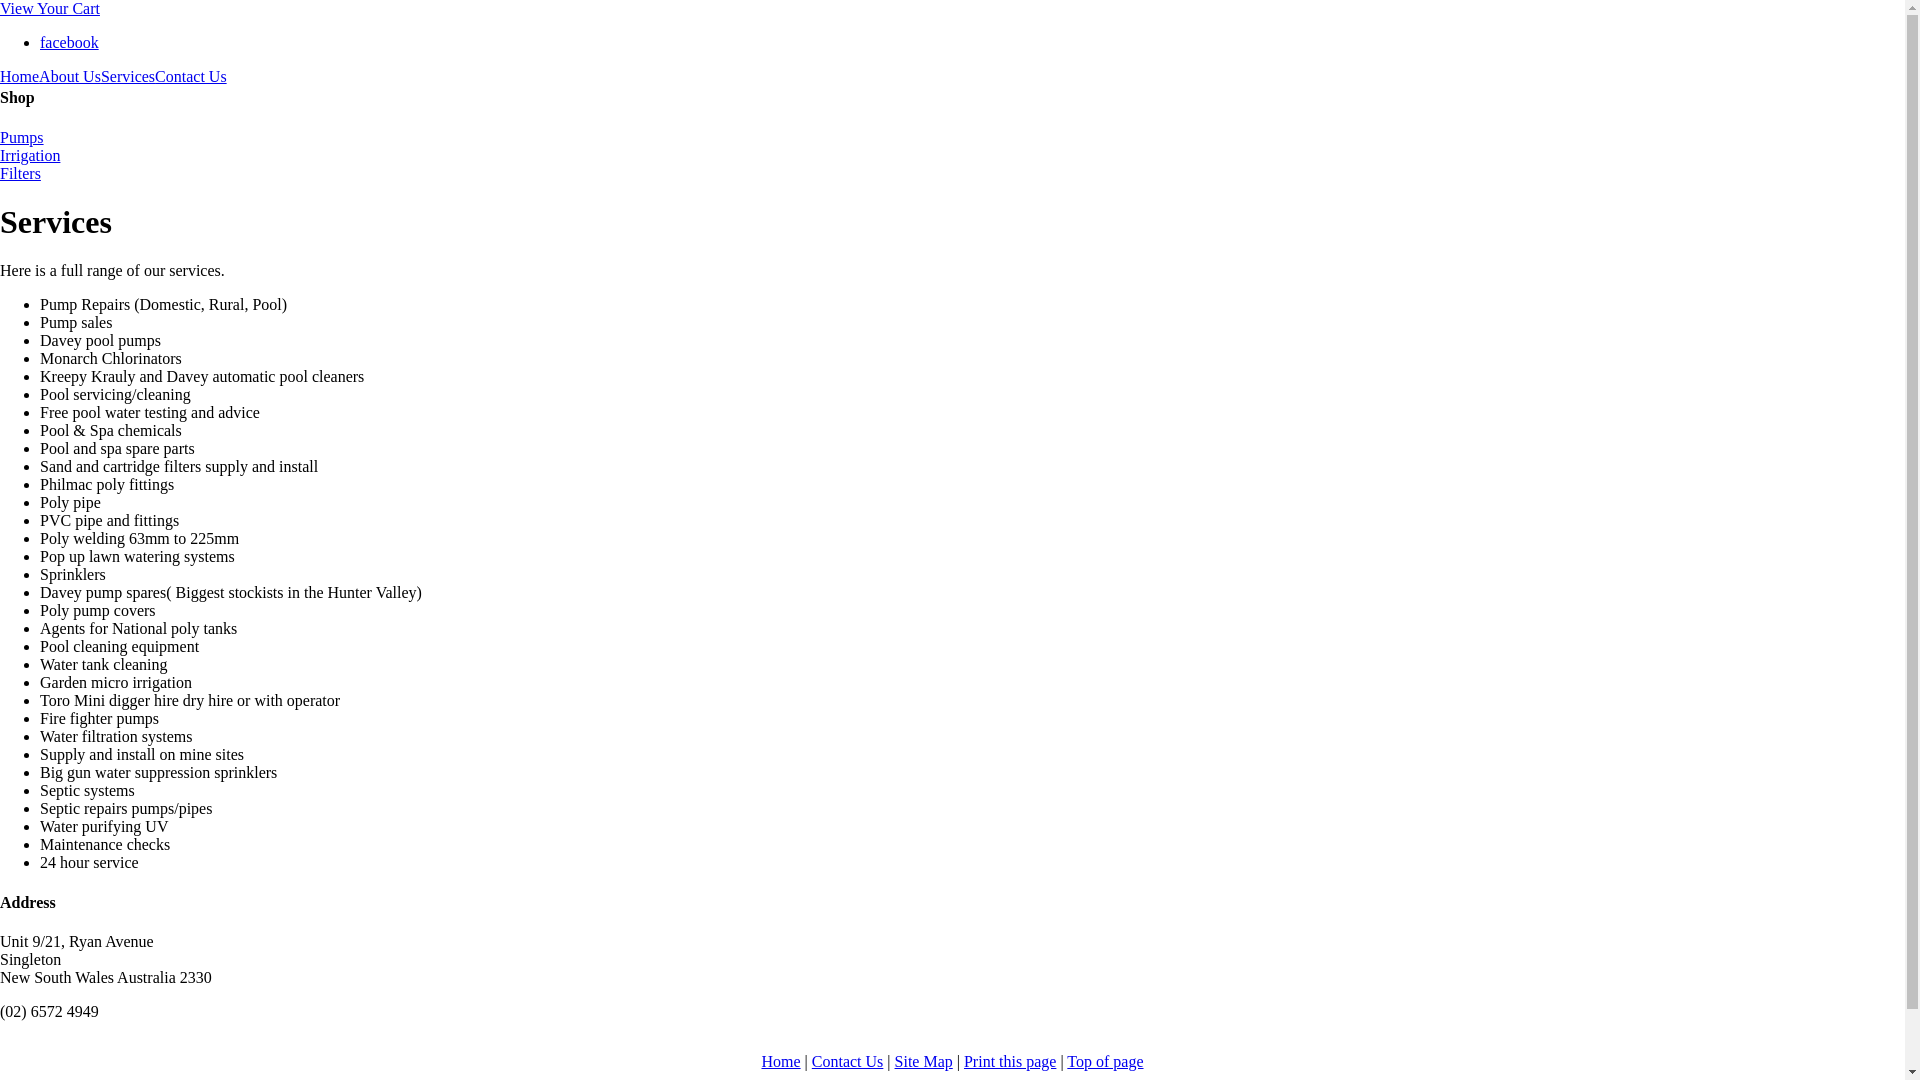 This screenshot has width=1920, height=1080. Describe the element at coordinates (0, 76) in the screenshot. I see `'Home'` at that location.